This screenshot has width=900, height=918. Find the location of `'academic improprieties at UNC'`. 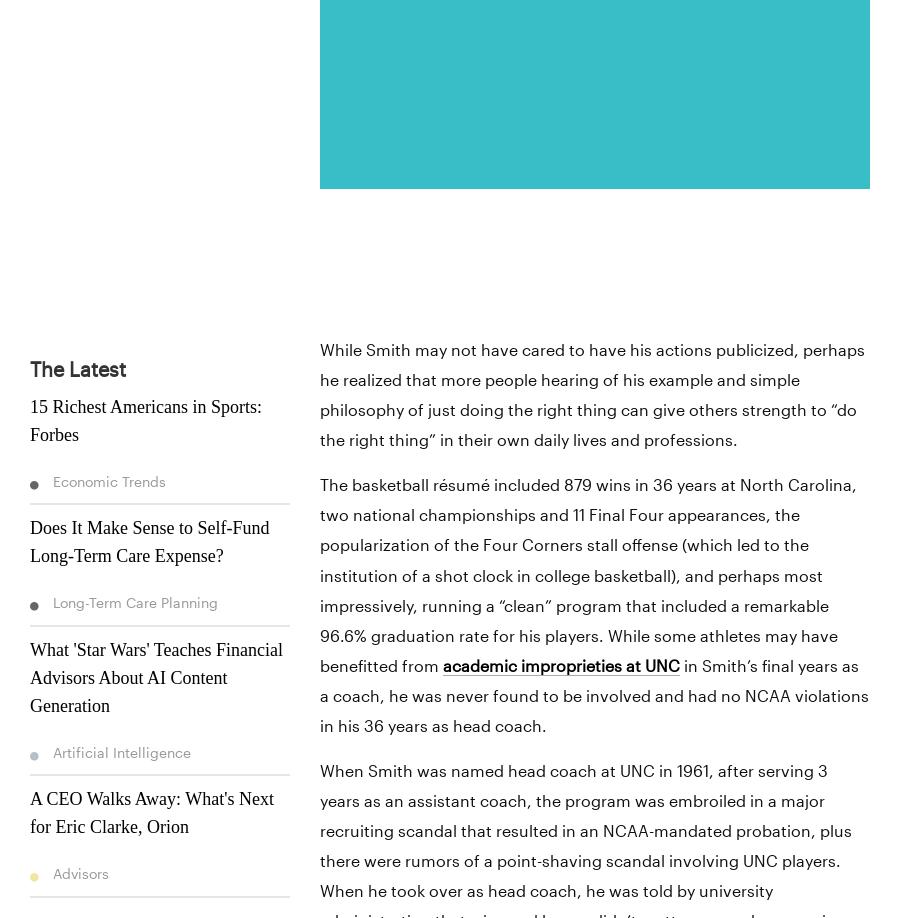

'academic improprieties at UNC' is located at coordinates (441, 665).